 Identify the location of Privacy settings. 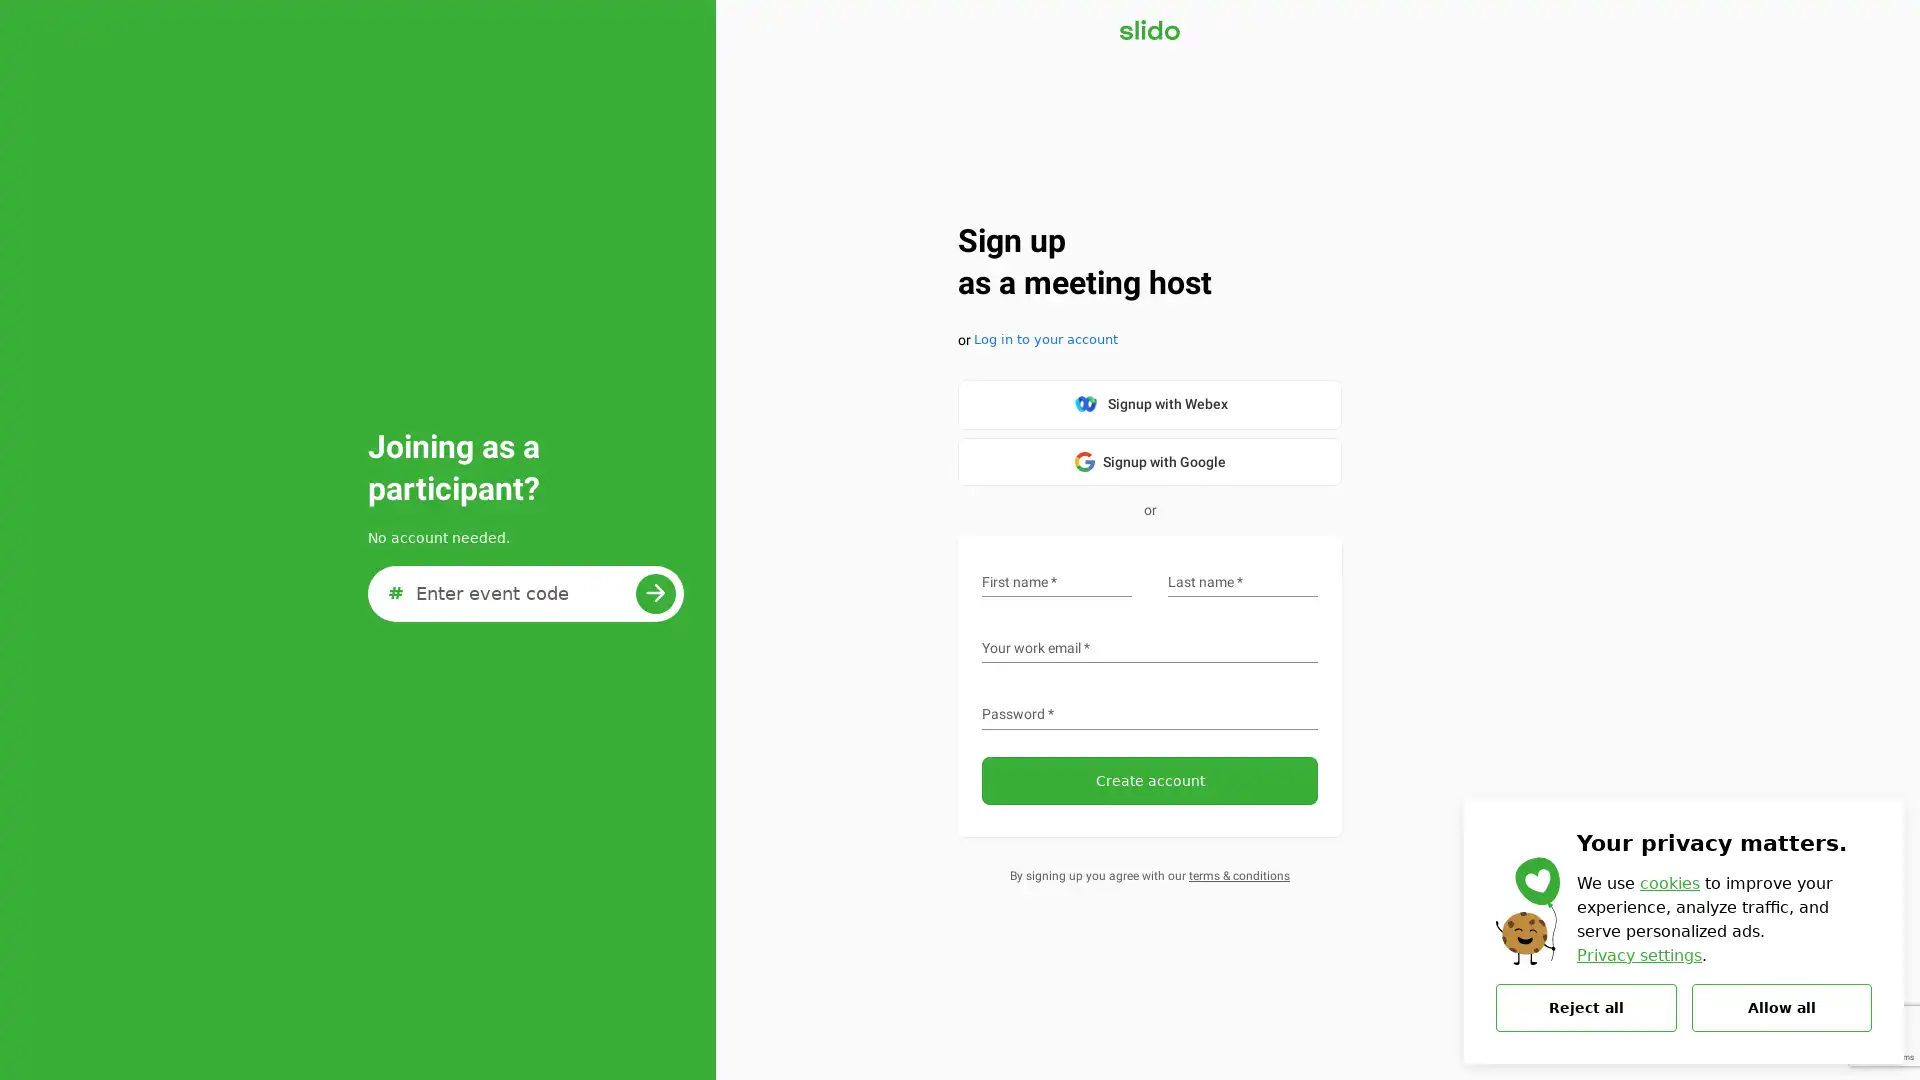
(1639, 954).